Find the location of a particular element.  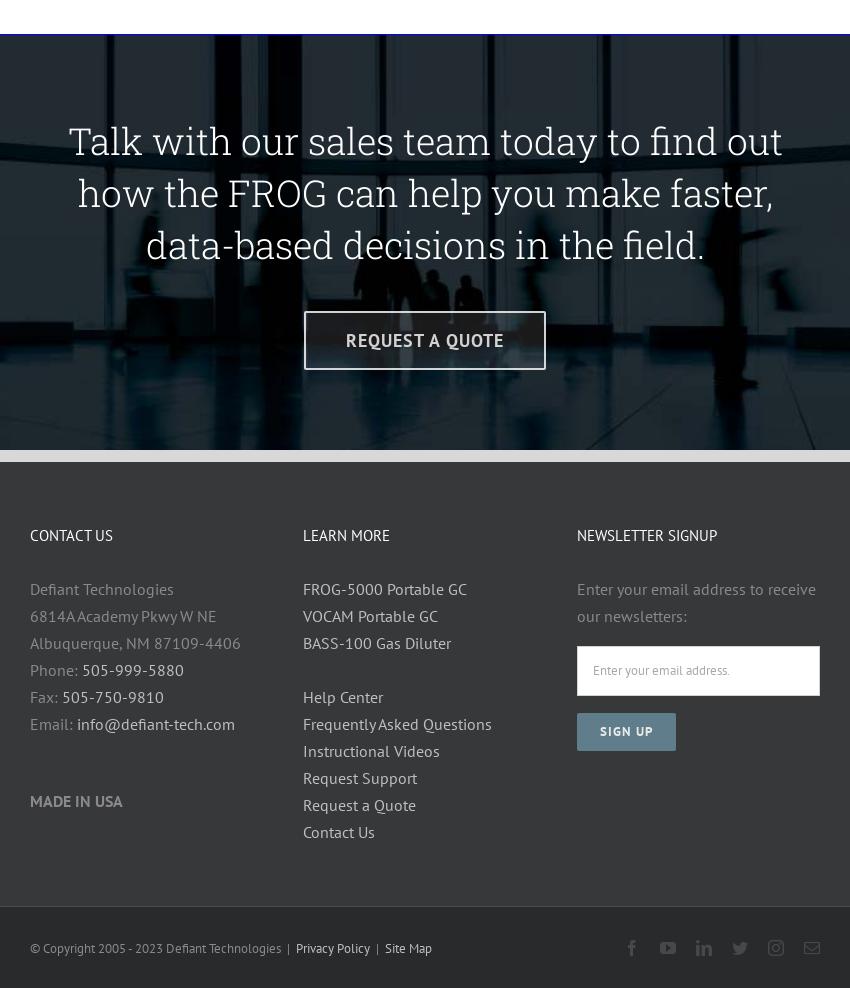

'© Copyright 2005 -' is located at coordinates (82, 948).